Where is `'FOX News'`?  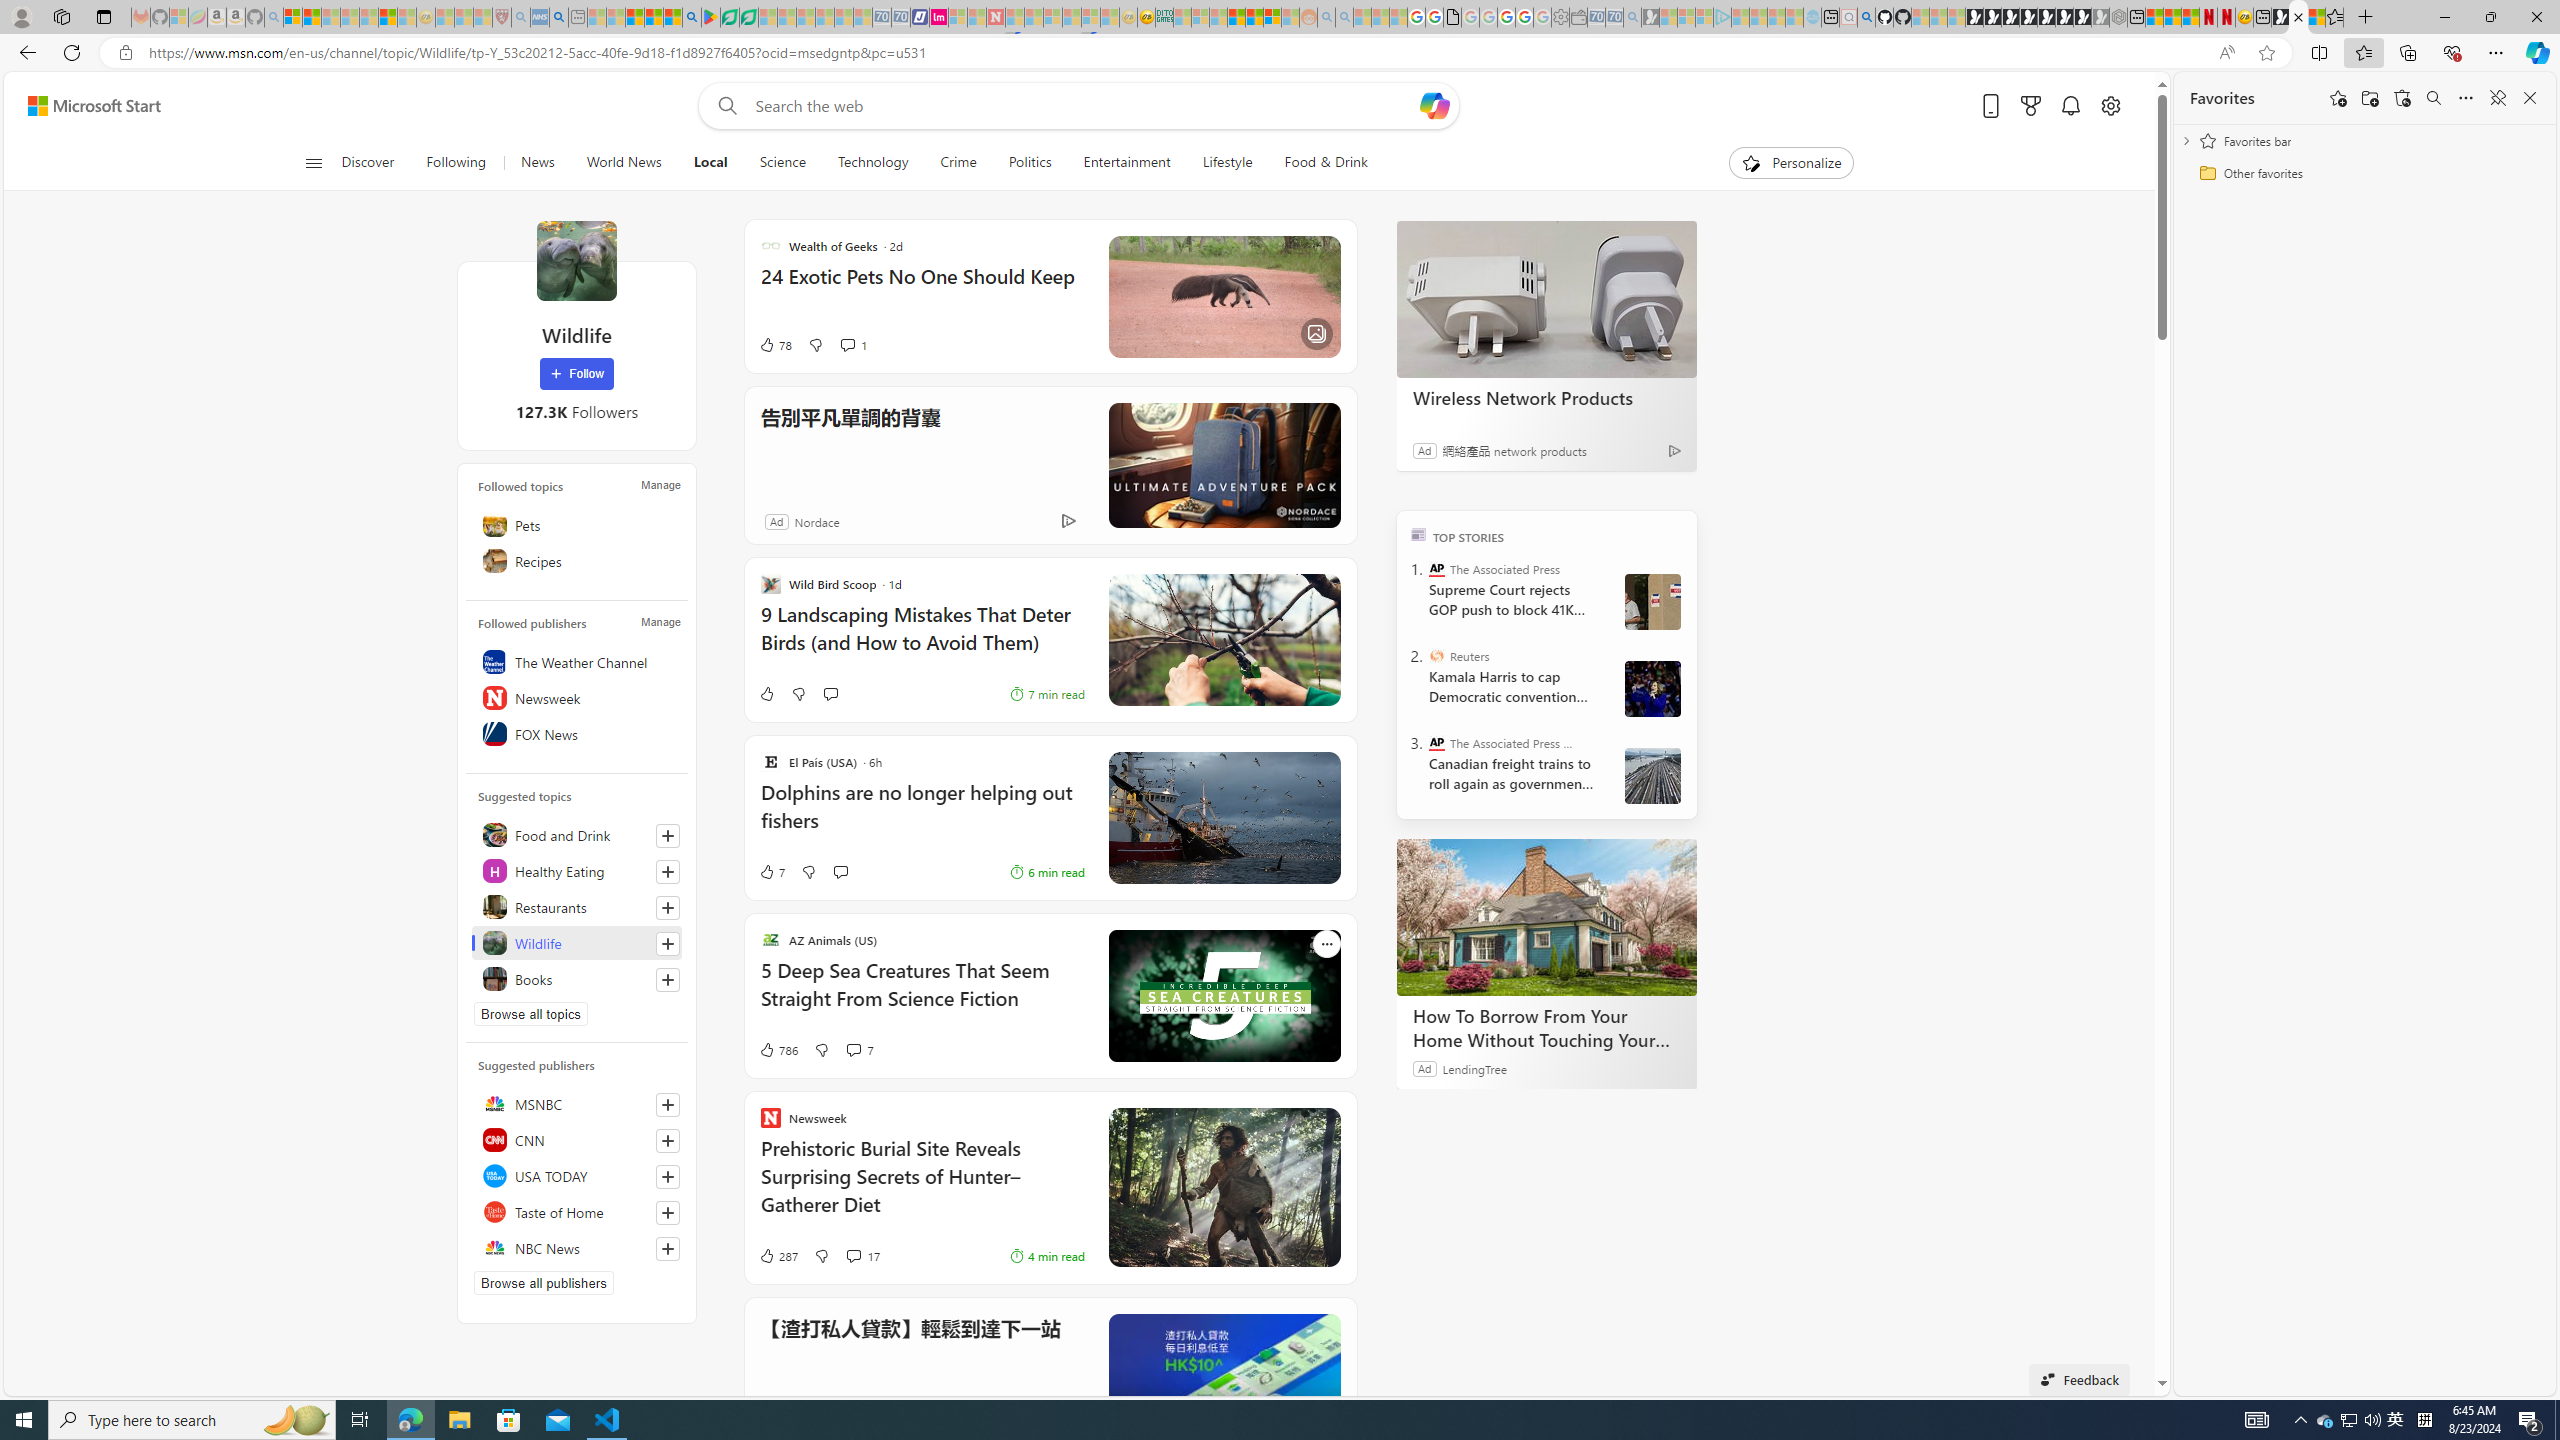 'FOX News' is located at coordinates (575, 734).